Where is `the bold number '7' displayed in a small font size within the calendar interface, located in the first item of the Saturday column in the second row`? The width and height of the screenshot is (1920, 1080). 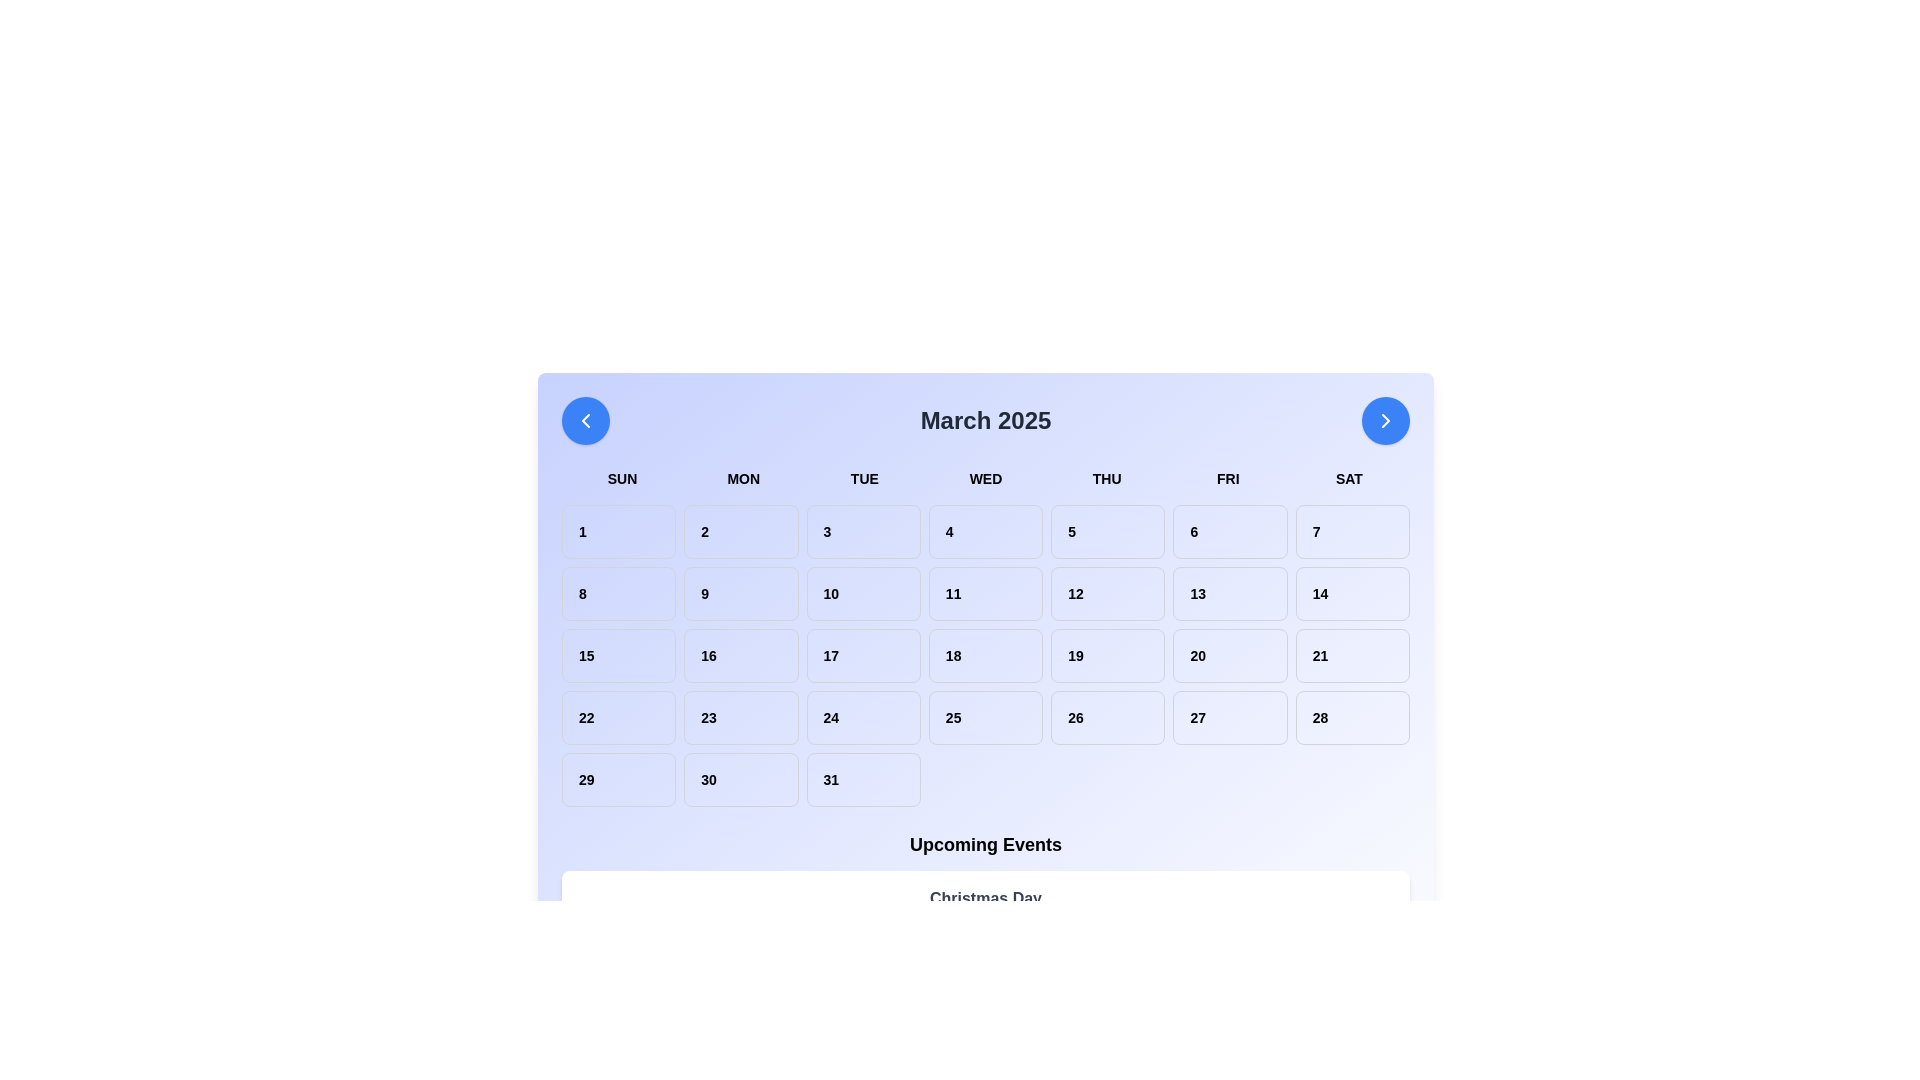
the bold number '7' displayed in a small font size within the calendar interface, located in the first item of the Saturday column in the second row is located at coordinates (1352, 531).